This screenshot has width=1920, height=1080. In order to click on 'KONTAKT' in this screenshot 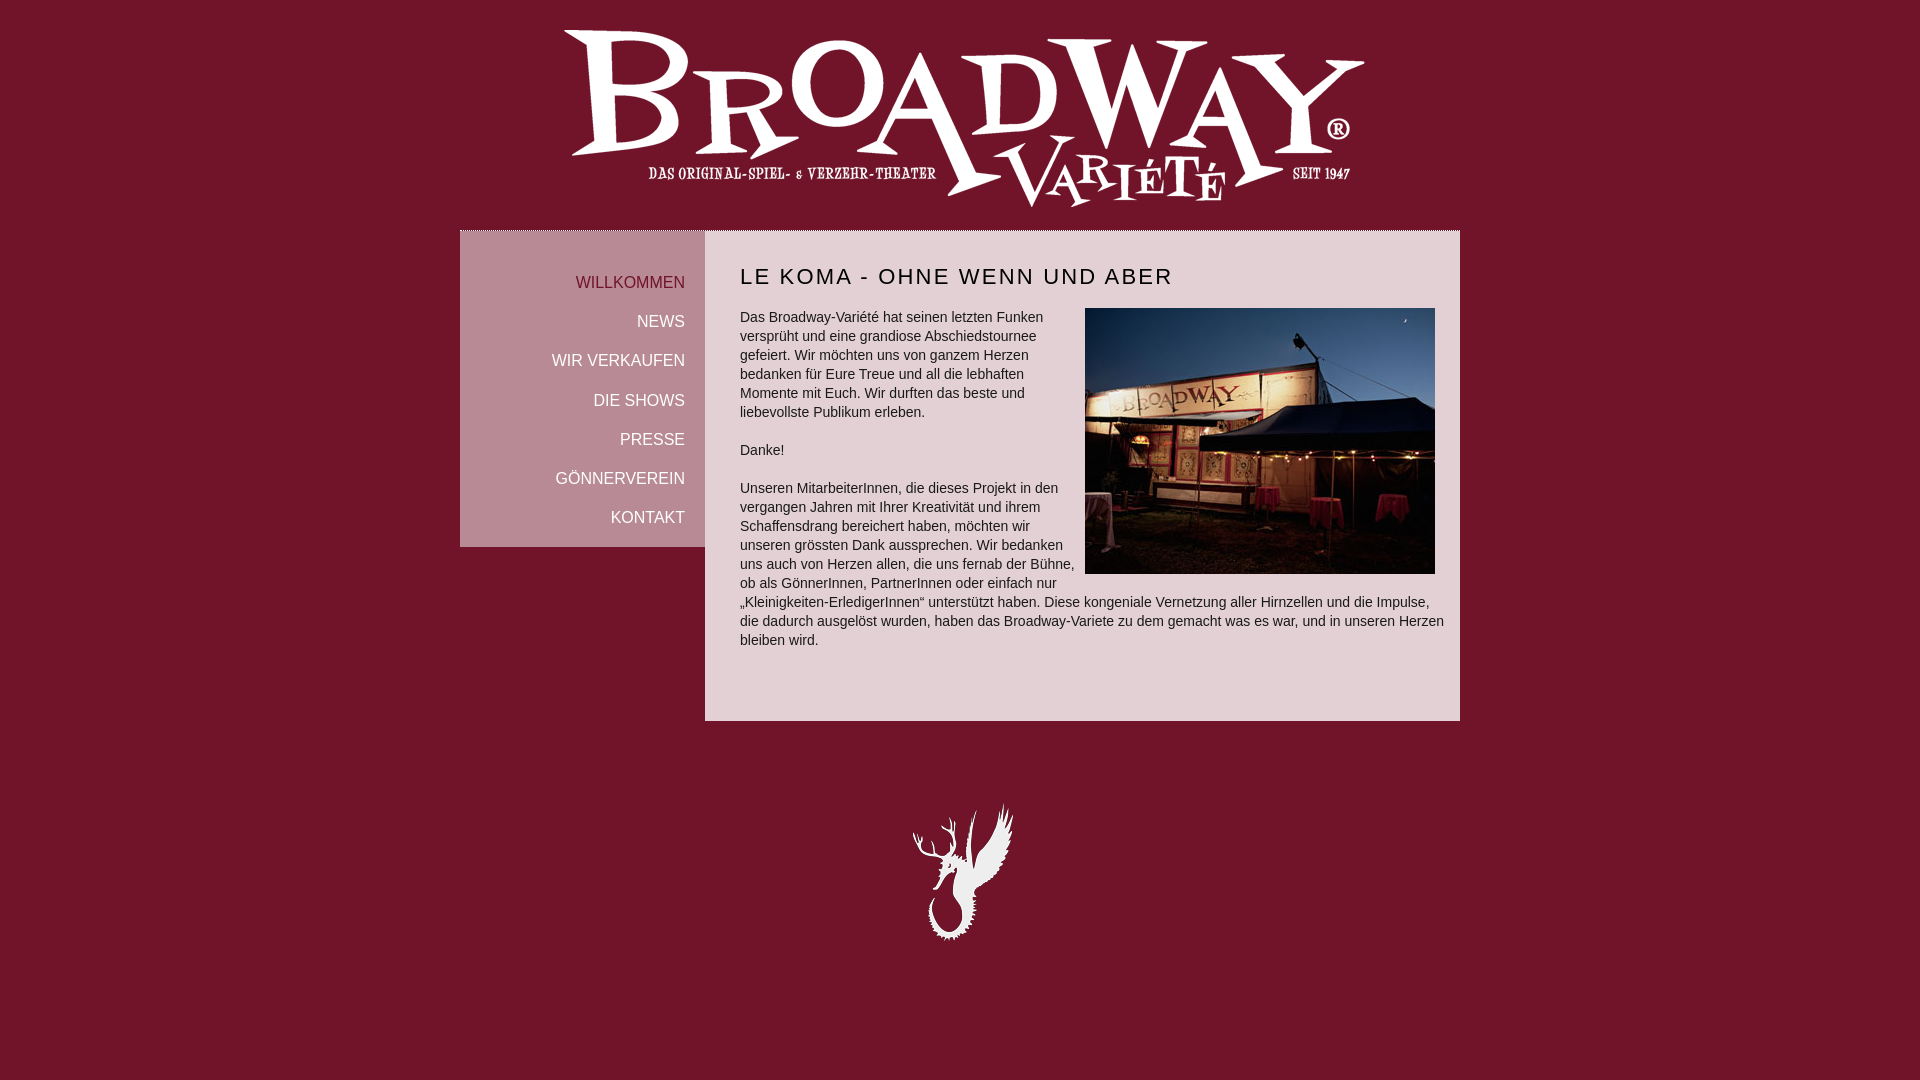, I will do `click(571, 510)`.